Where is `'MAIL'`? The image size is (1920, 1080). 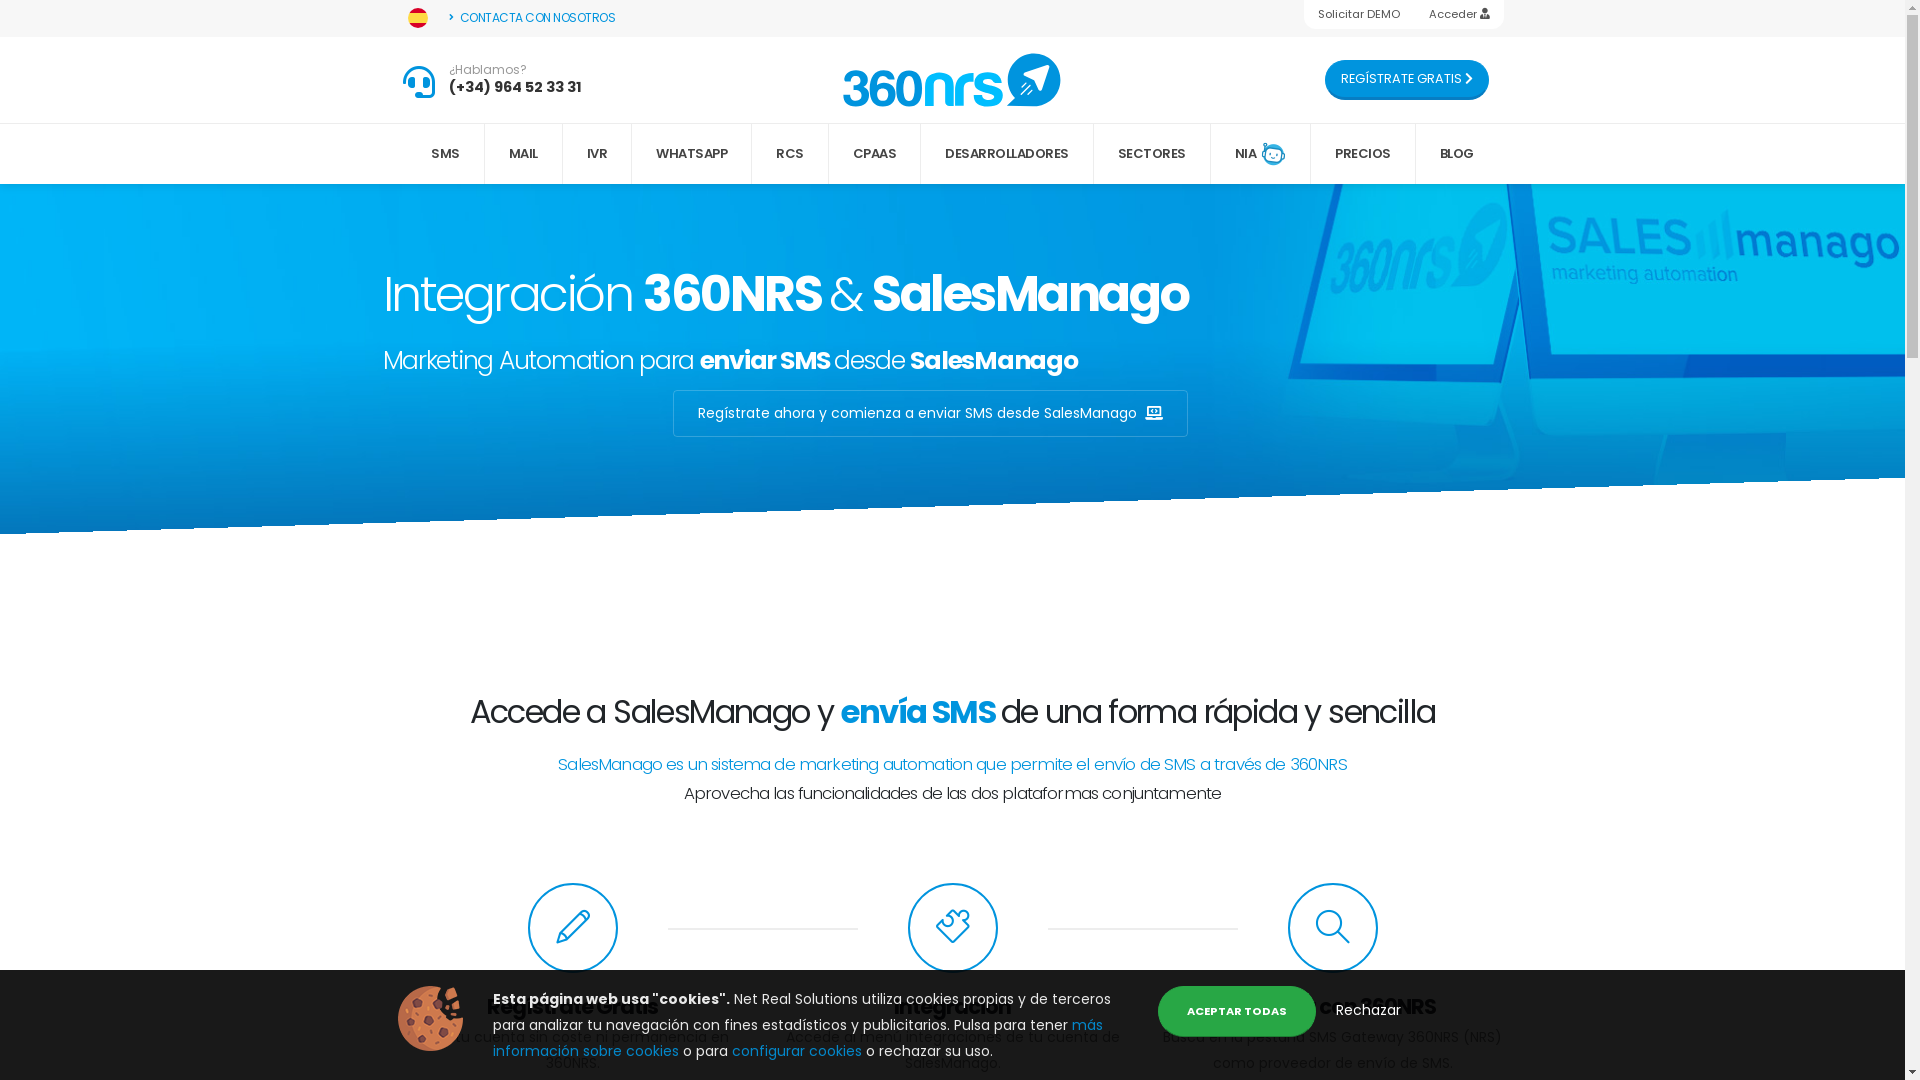
'MAIL' is located at coordinates (523, 153).